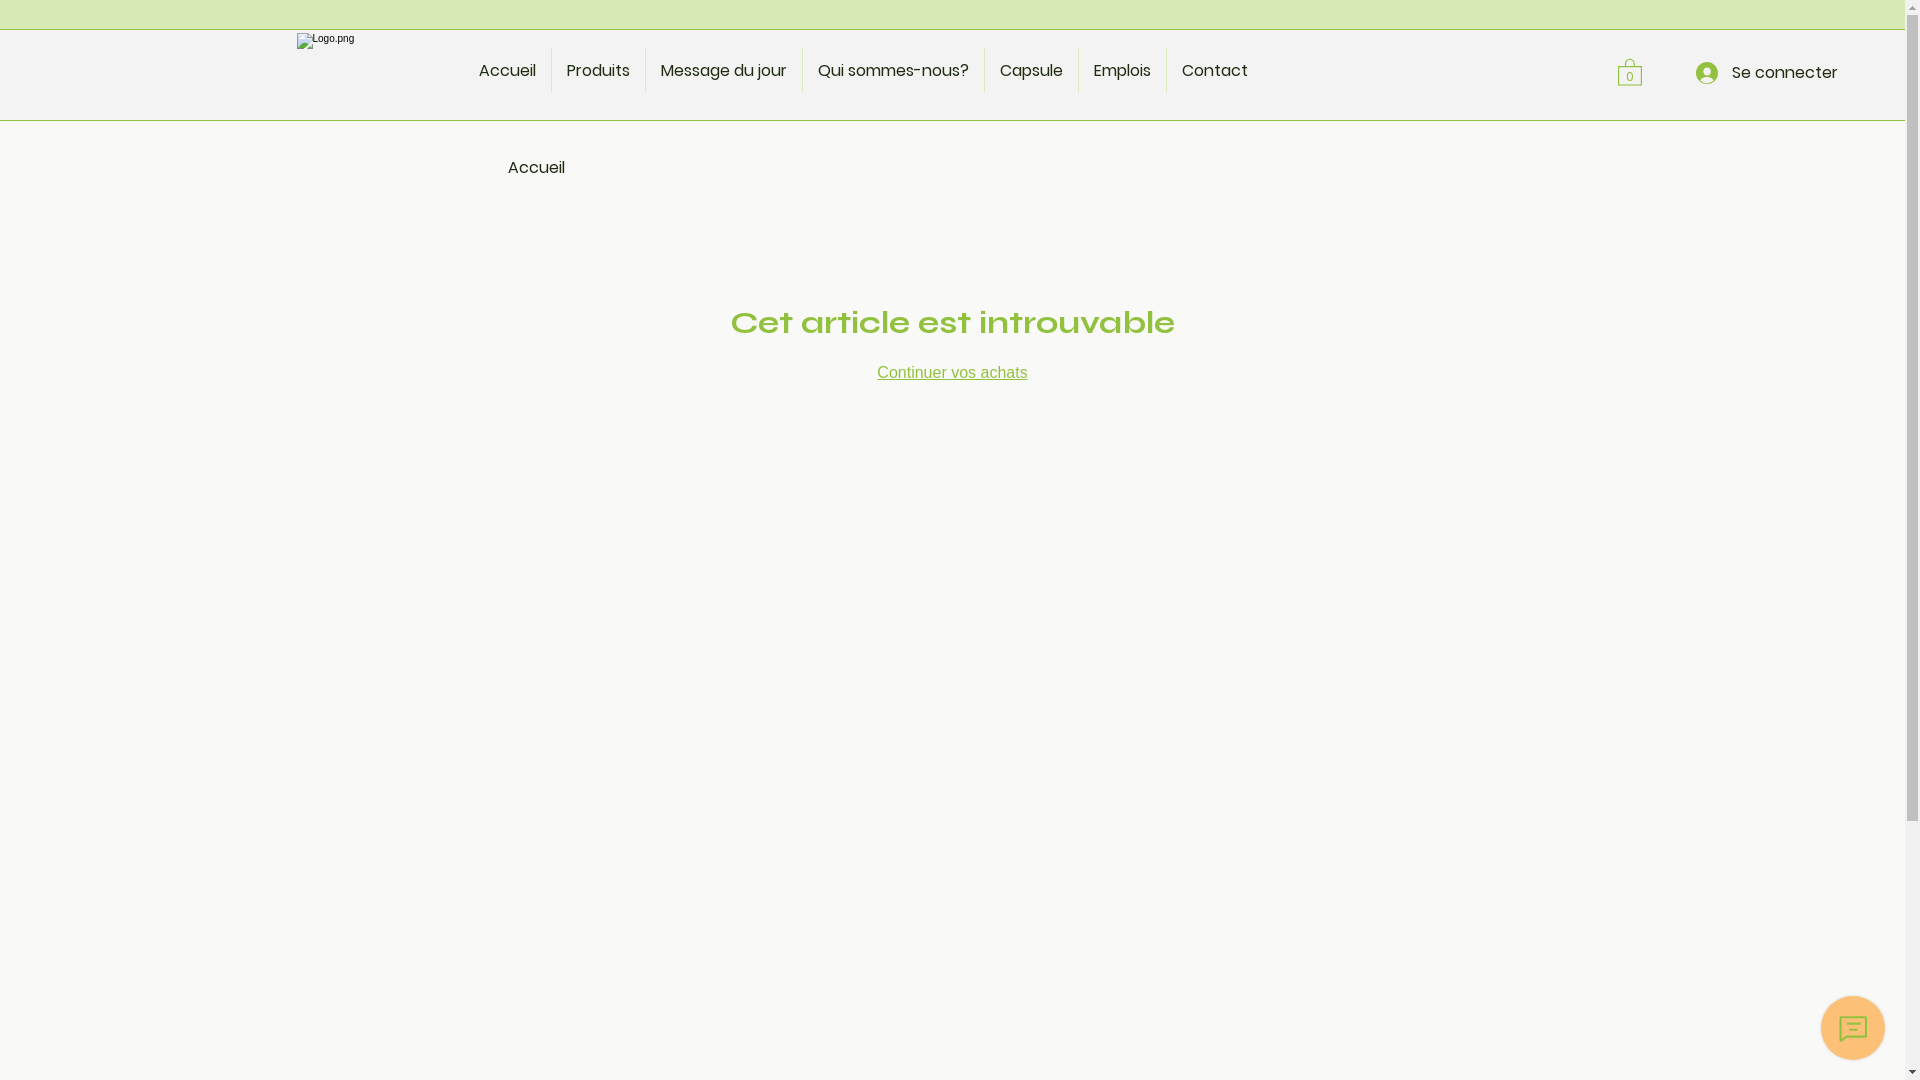  Describe the element at coordinates (950, 372) in the screenshot. I see `'Continuer vos achats'` at that location.